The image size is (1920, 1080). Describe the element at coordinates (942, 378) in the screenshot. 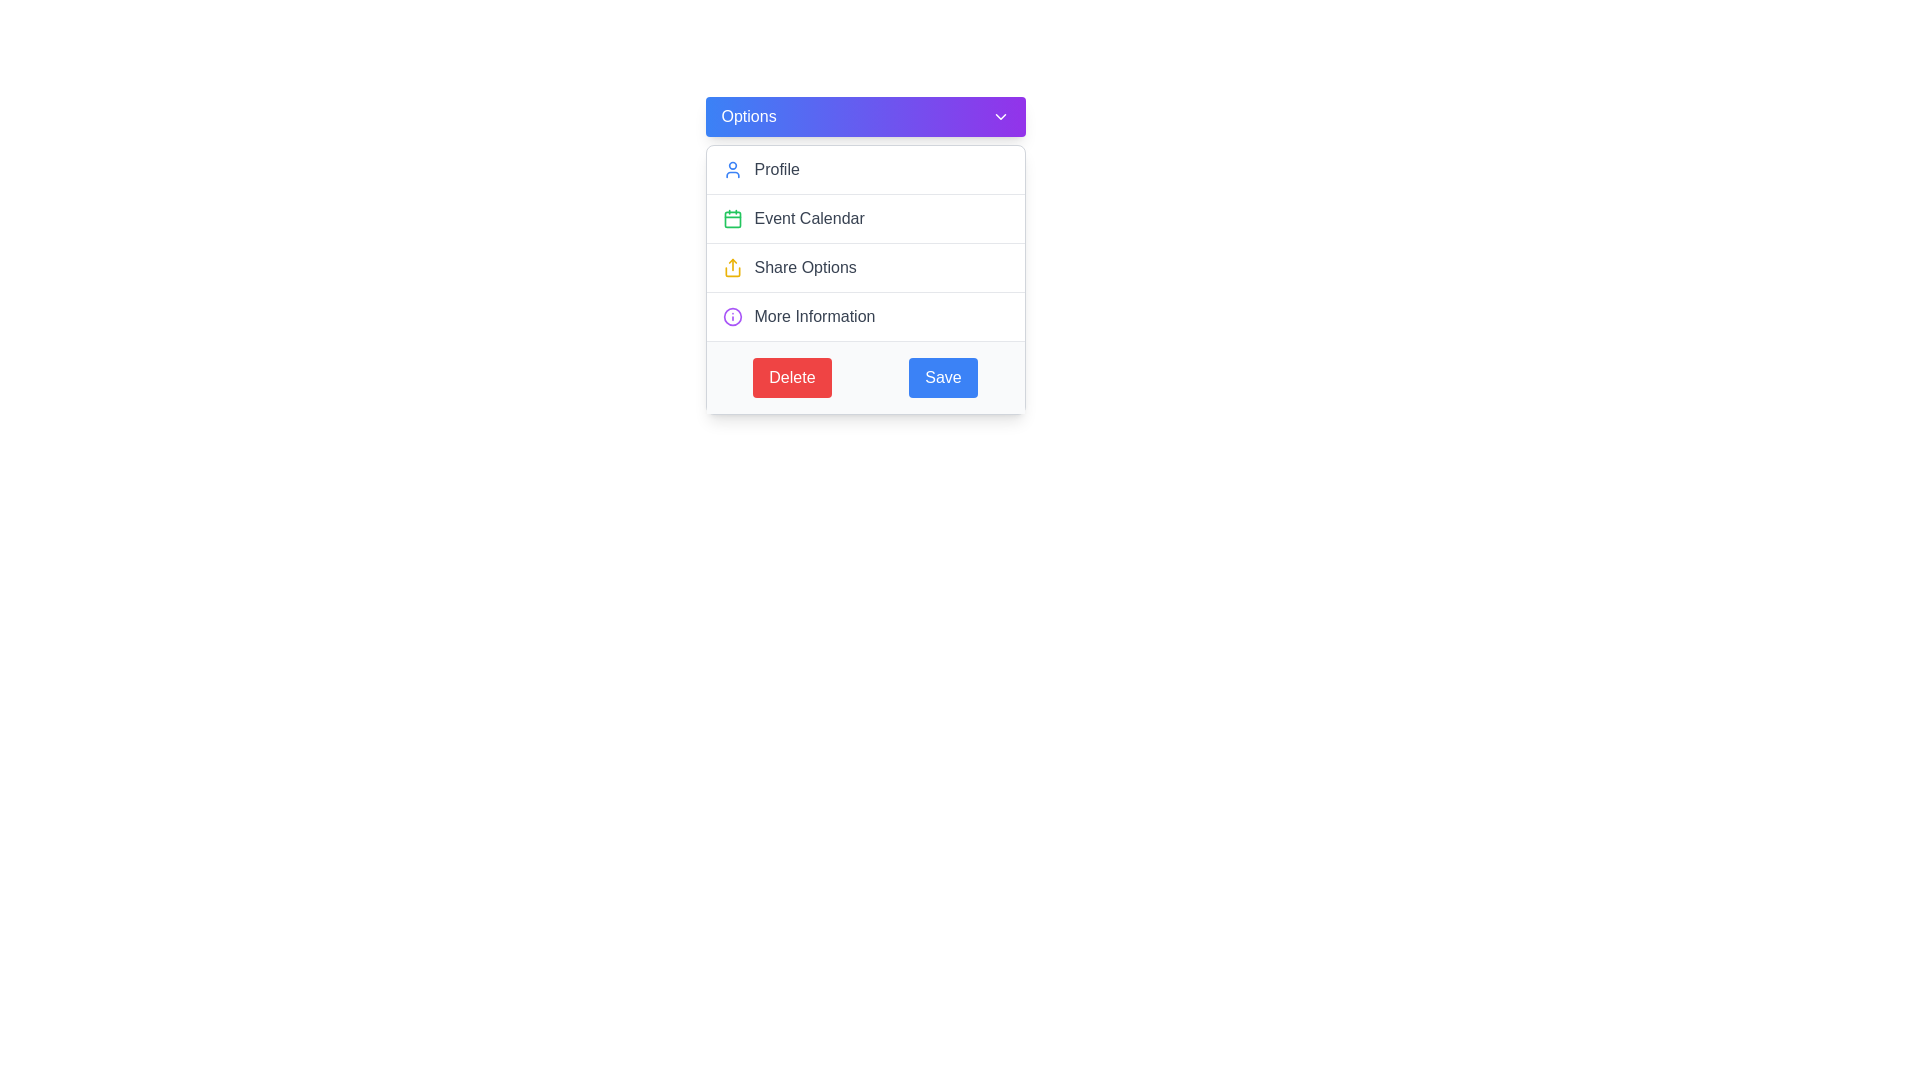

I see `the 'Save' button, which is a rectangular button with rounded corners, styled in vibrant blue with white text, located at the bottom right corner of a panel` at that location.